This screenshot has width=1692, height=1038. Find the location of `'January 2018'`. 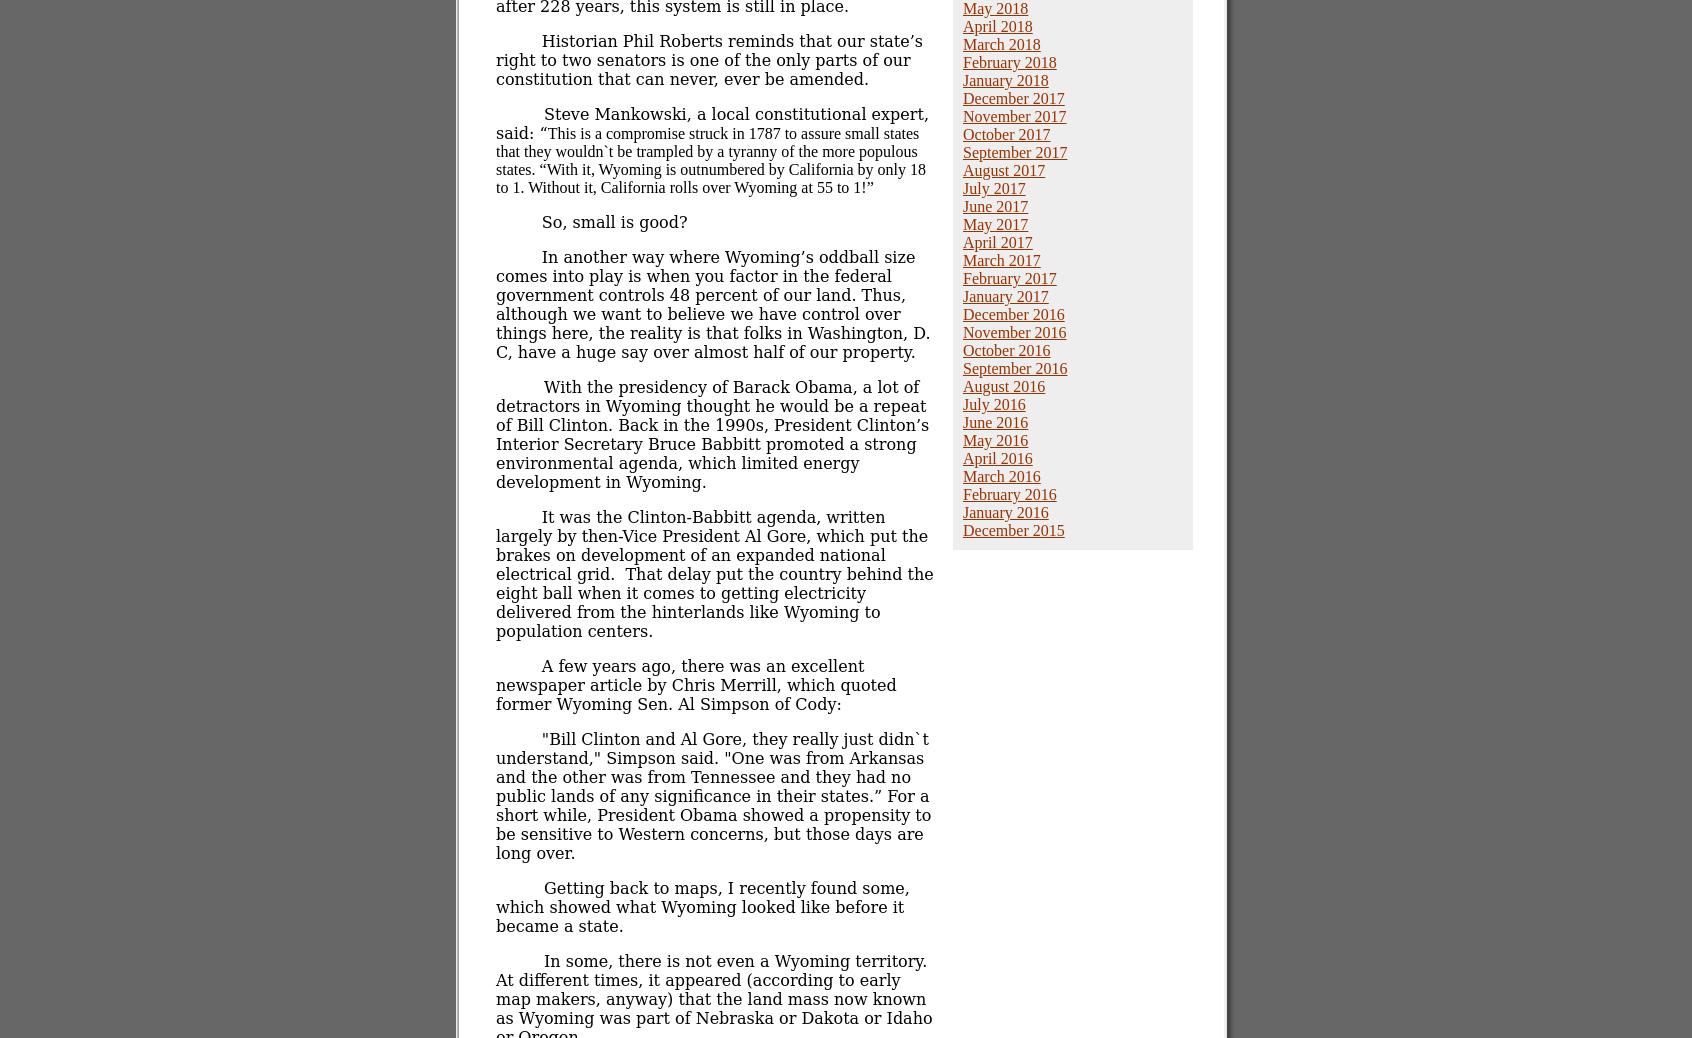

'January 2018' is located at coordinates (1004, 79).